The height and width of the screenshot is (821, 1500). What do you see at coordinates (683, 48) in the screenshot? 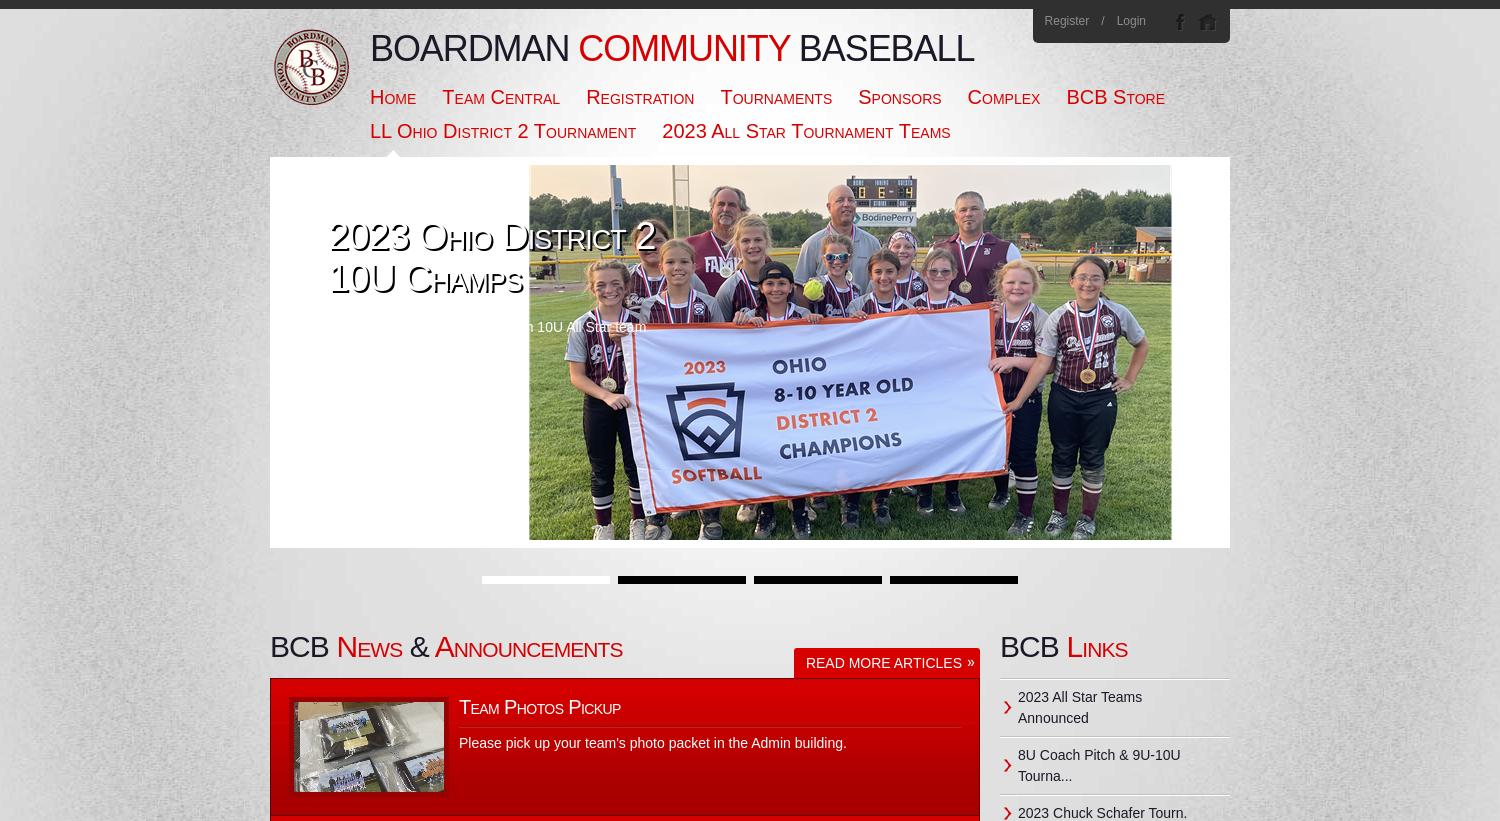
I see `'Community'` at bounding box center [683, 48].